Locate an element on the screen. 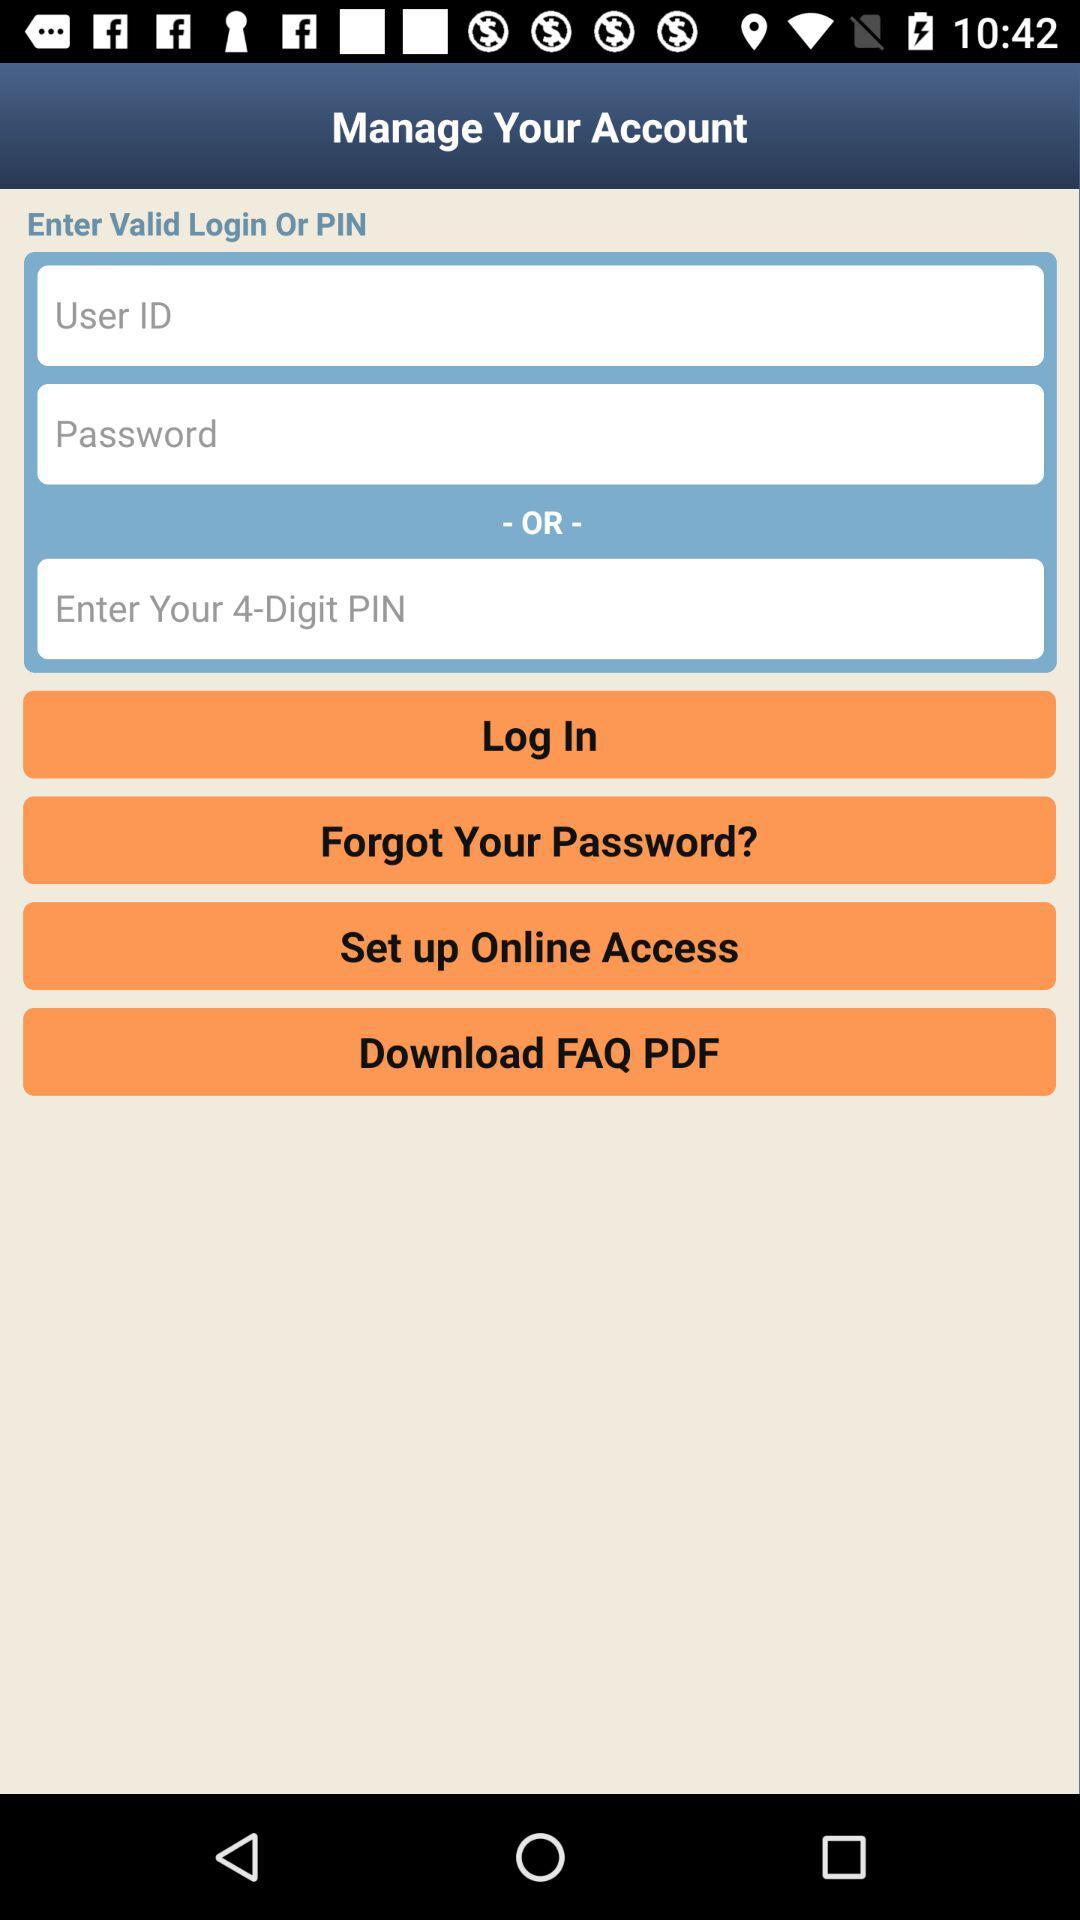 The image size is (1080, 1920). the icon above the enter valid login icon is located at coordinates (538, 125).